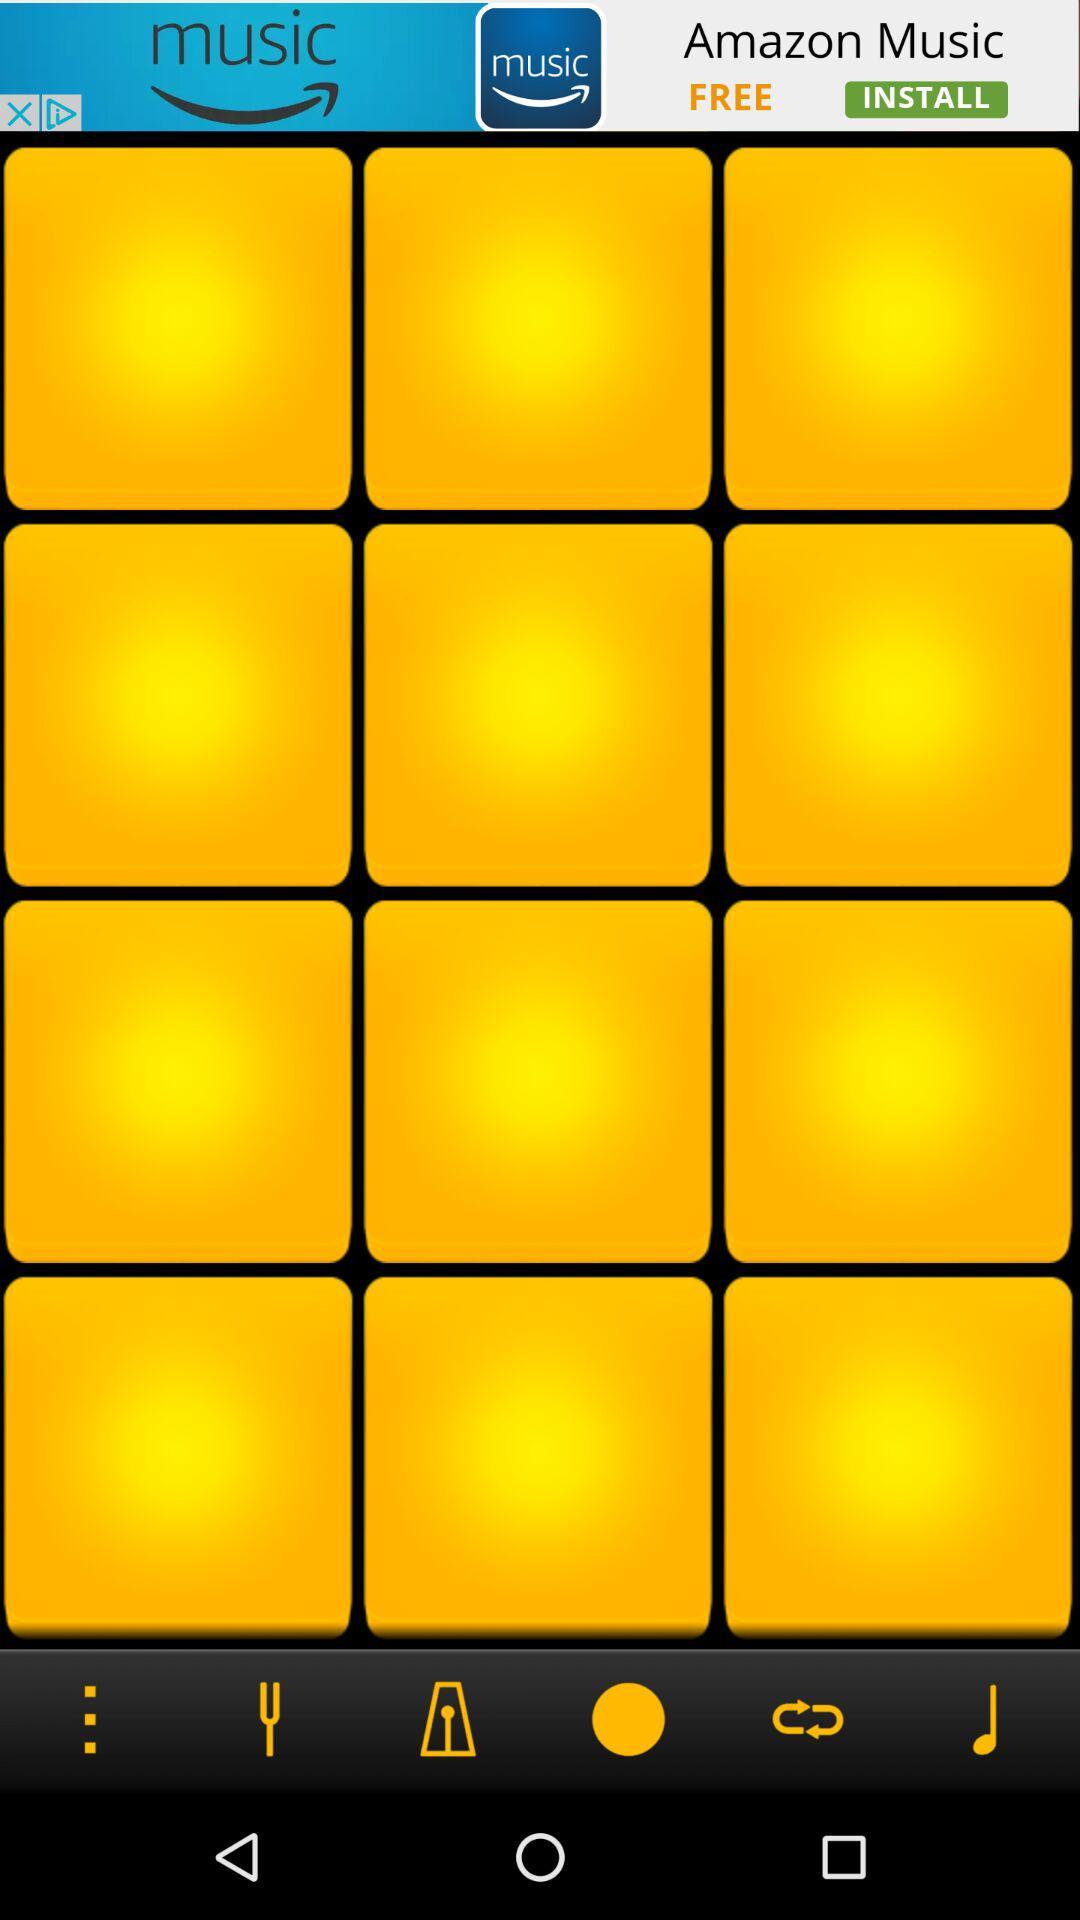 Image resolution: width=1080 pixels, height=1920 pixels. Describe the element at coordinates (540, 65) in the screenshot. I see `advertisement` at that location.